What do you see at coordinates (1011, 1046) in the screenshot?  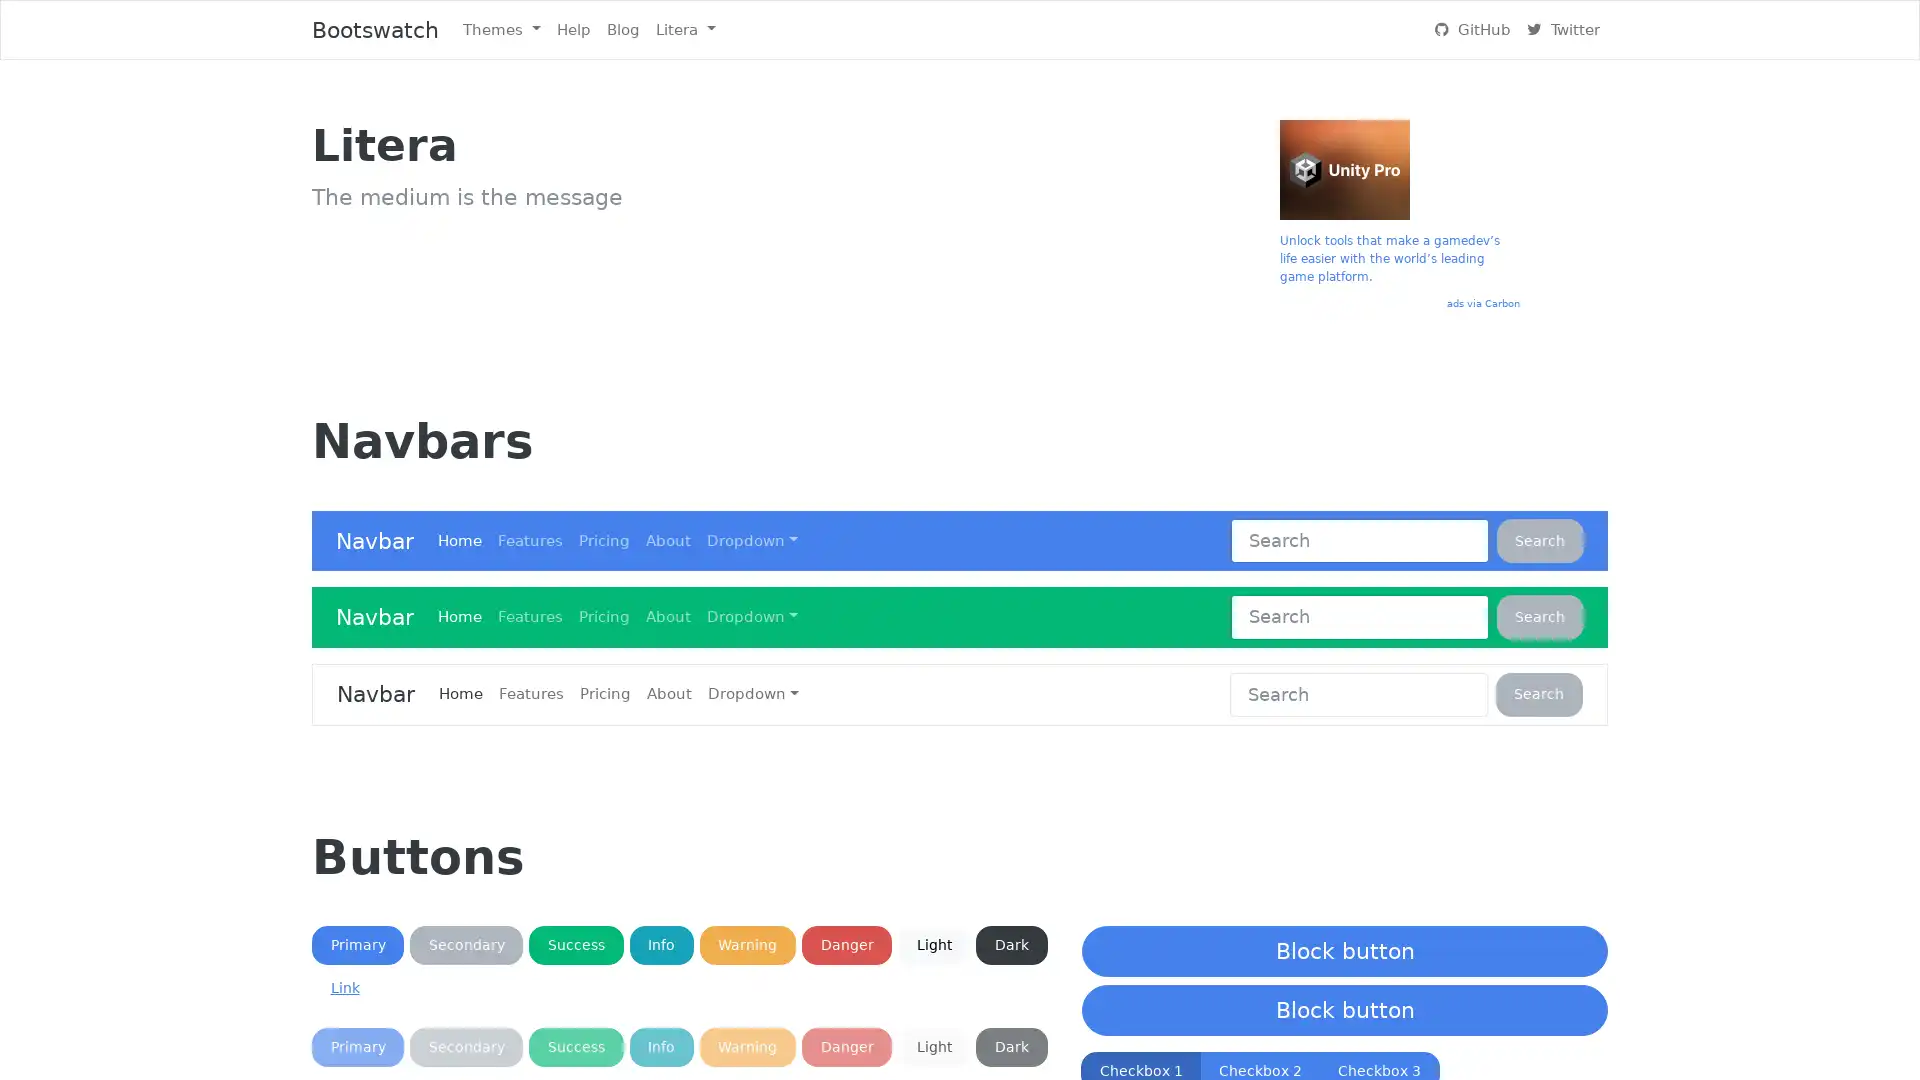 I see `Dark` at bounding box center [1011, 1046].